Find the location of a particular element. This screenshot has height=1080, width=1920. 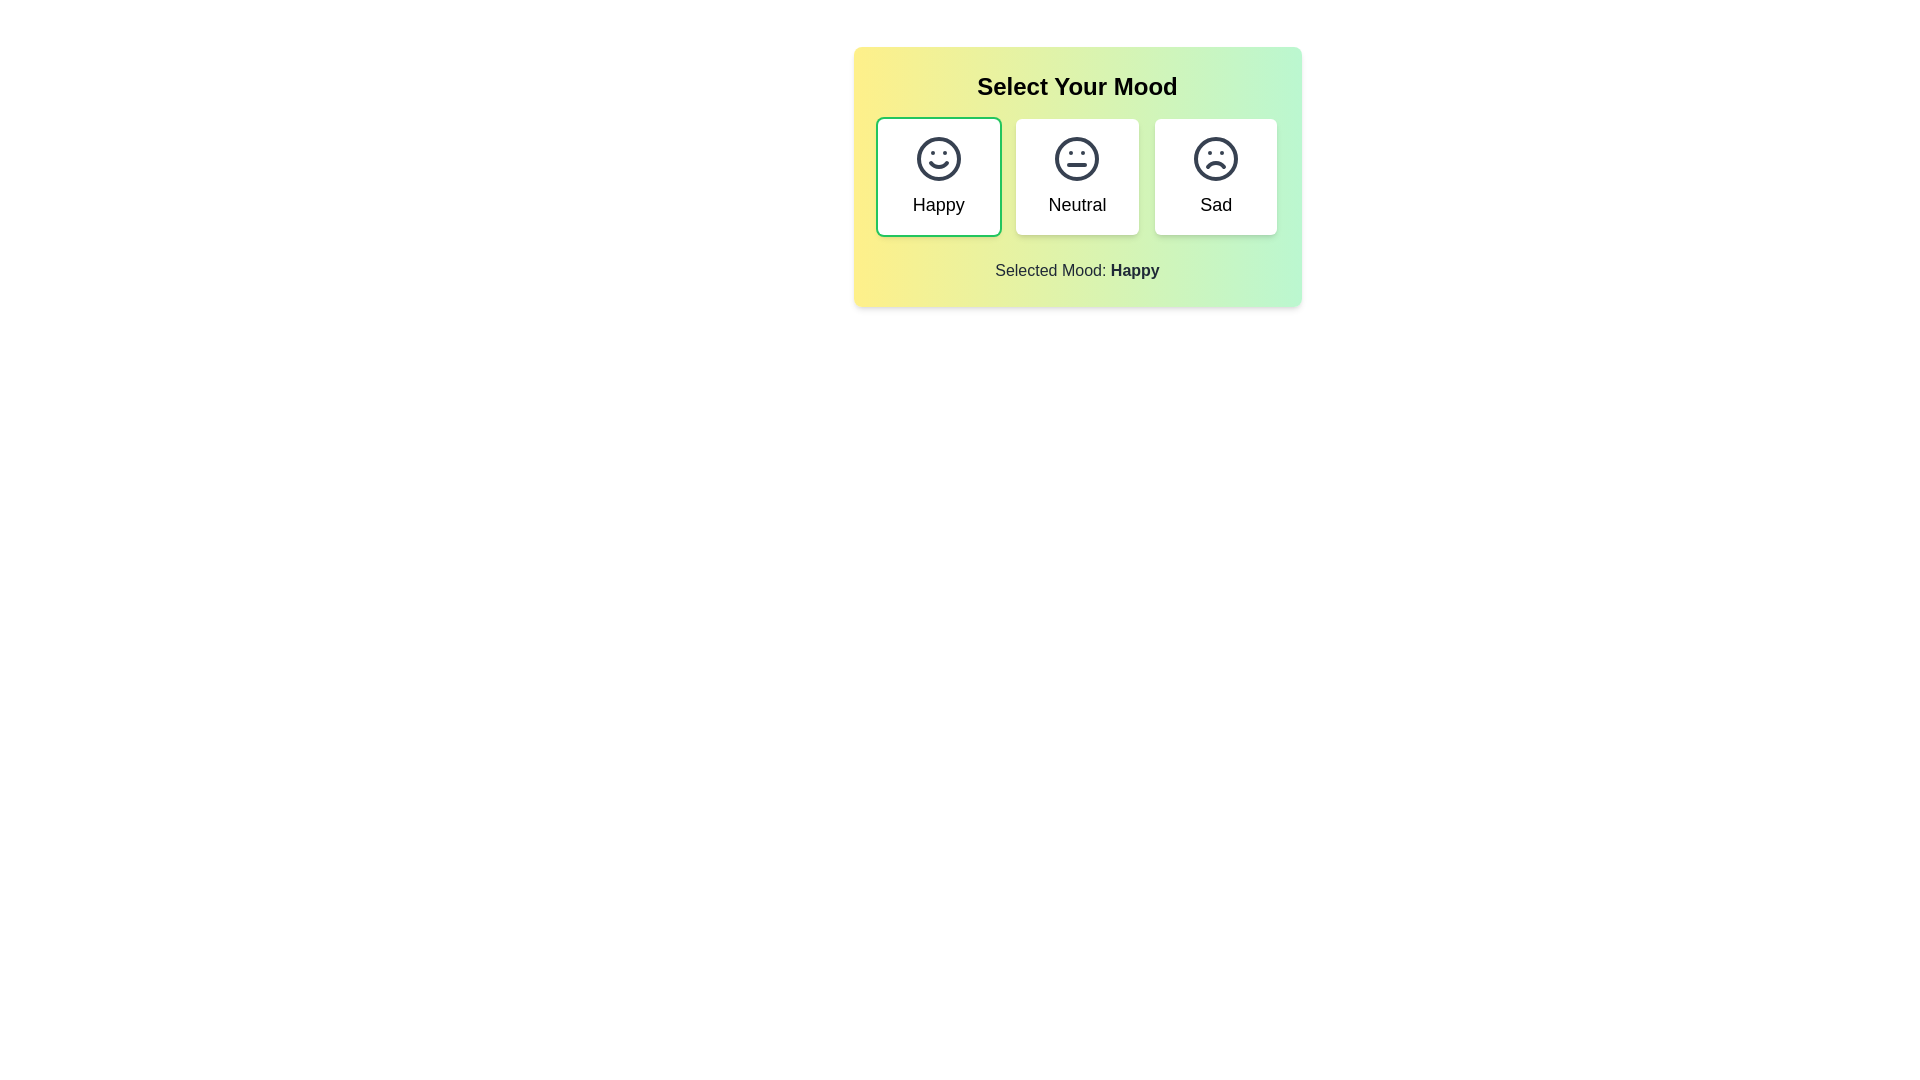

the heading text that indicates the purpose or theme of the content below, which is related to selecting a mood is located at coordinates (1076, 86).